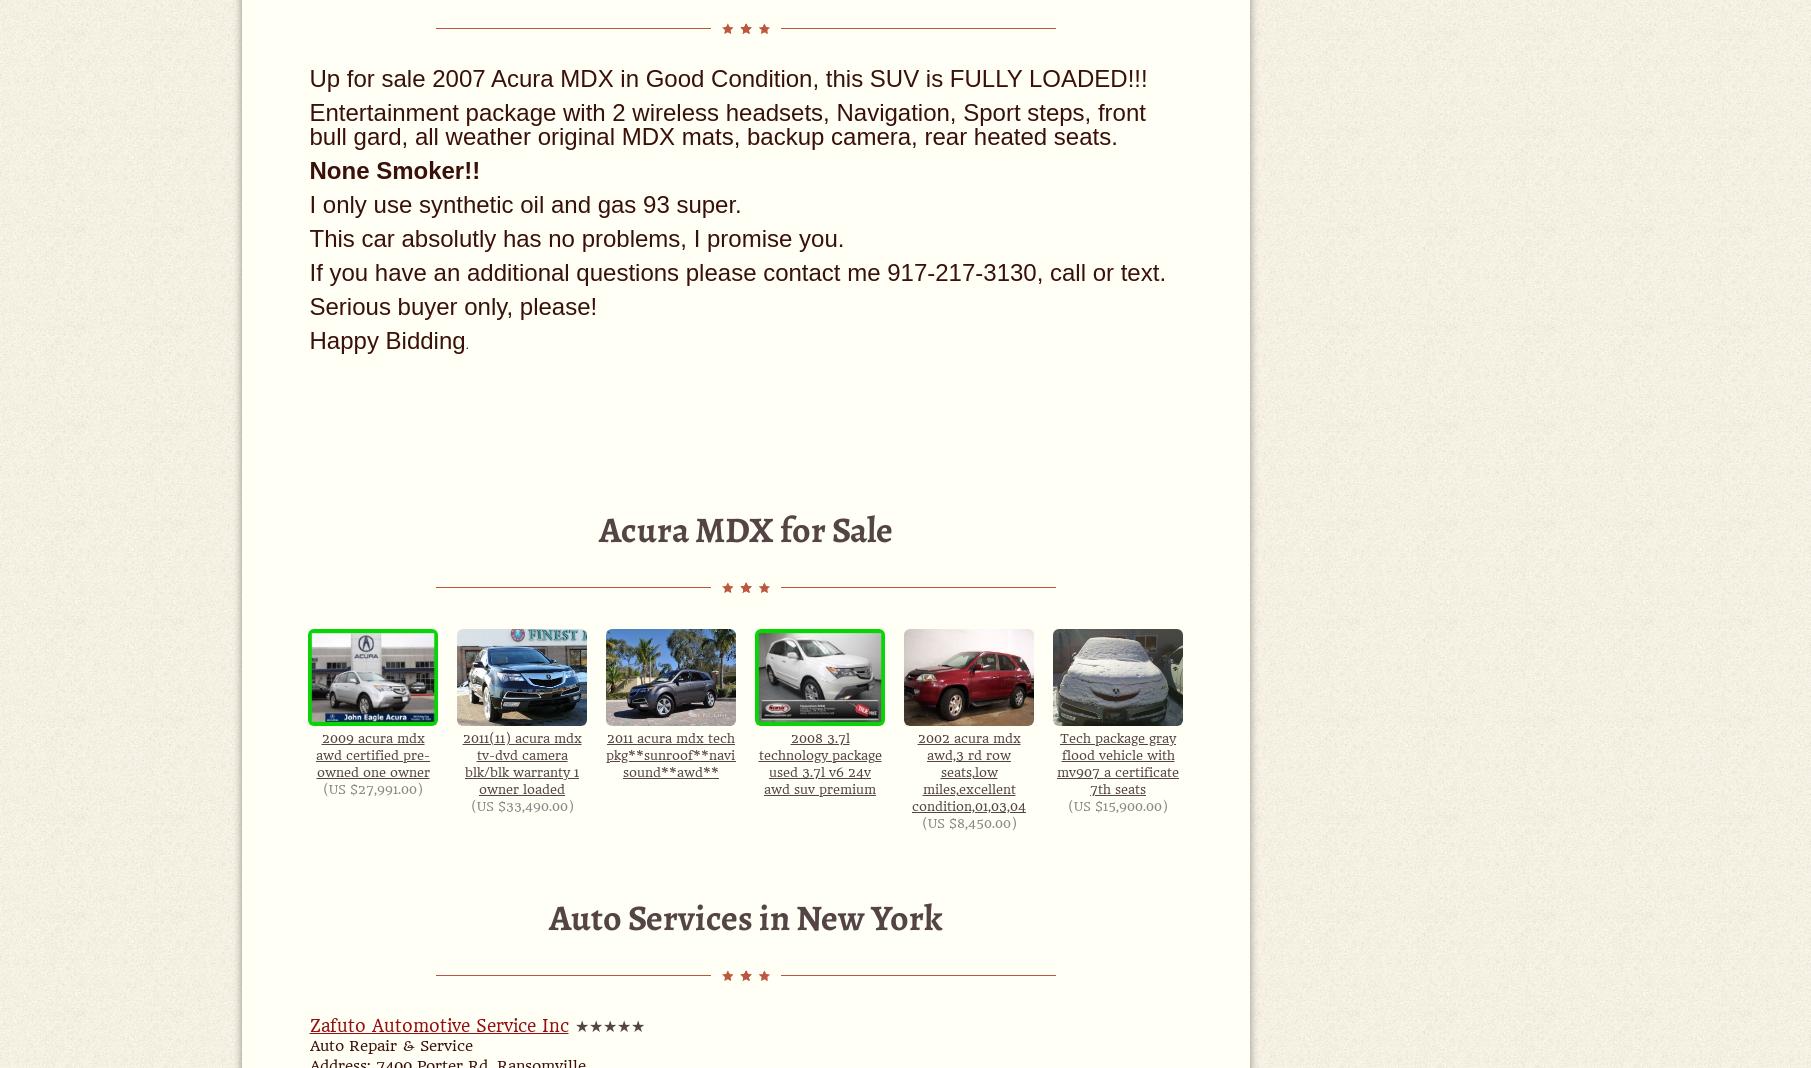 This screenshot has width=1811, height=1068. Describe the element at coordinates (727, 77) in the screenshot. I see `'Up for sale 2007 Acura MDX in Good Condition, this SUV is FULLY LOADED!!!'` at that location.